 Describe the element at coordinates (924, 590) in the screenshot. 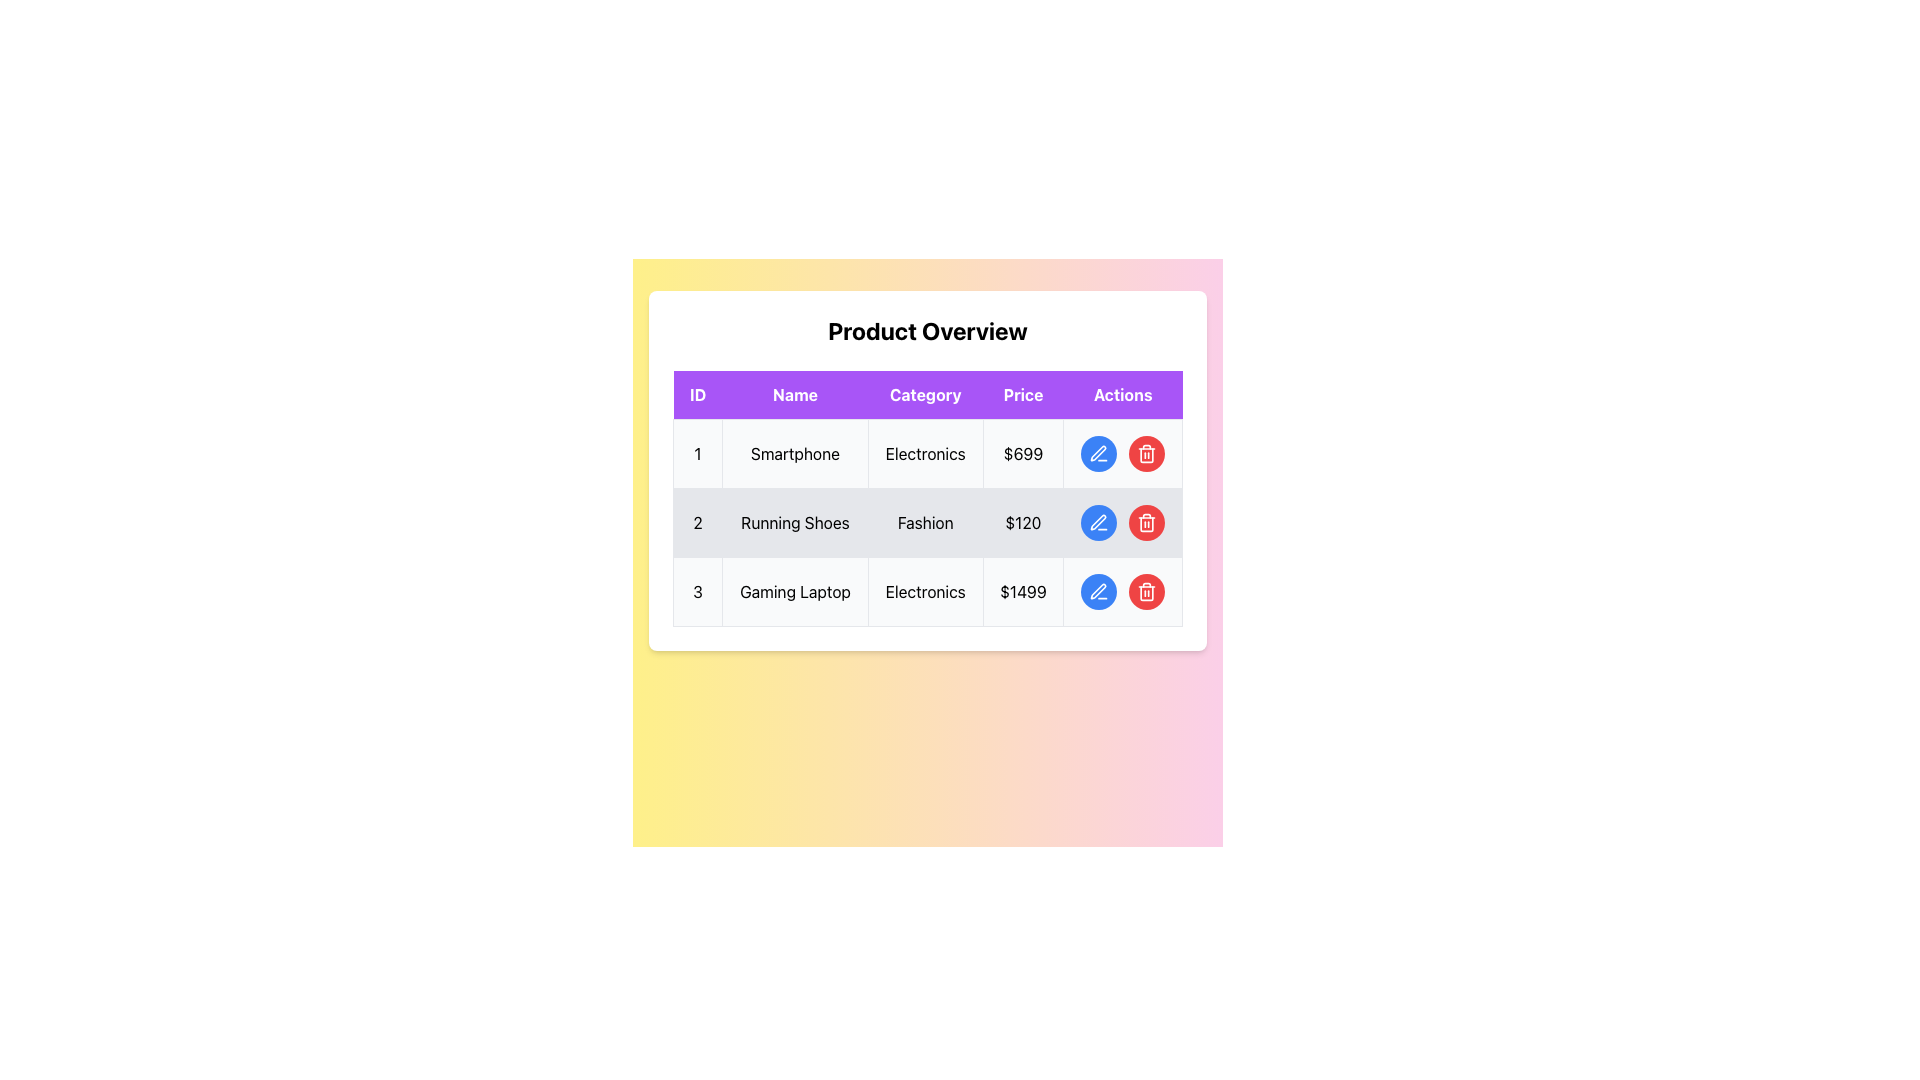

I see `the text label indicating the product category in the third row of the table, which is located between the 'Gaming Laptop' cell and the '$1499' cell` at that location.